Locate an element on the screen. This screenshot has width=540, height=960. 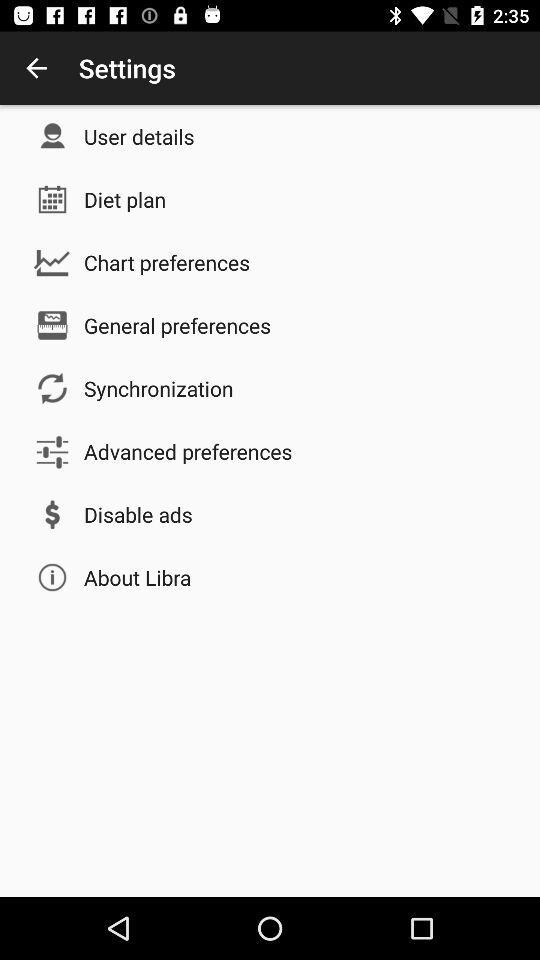
the general preferences icon is located at coordinates (177, 325).